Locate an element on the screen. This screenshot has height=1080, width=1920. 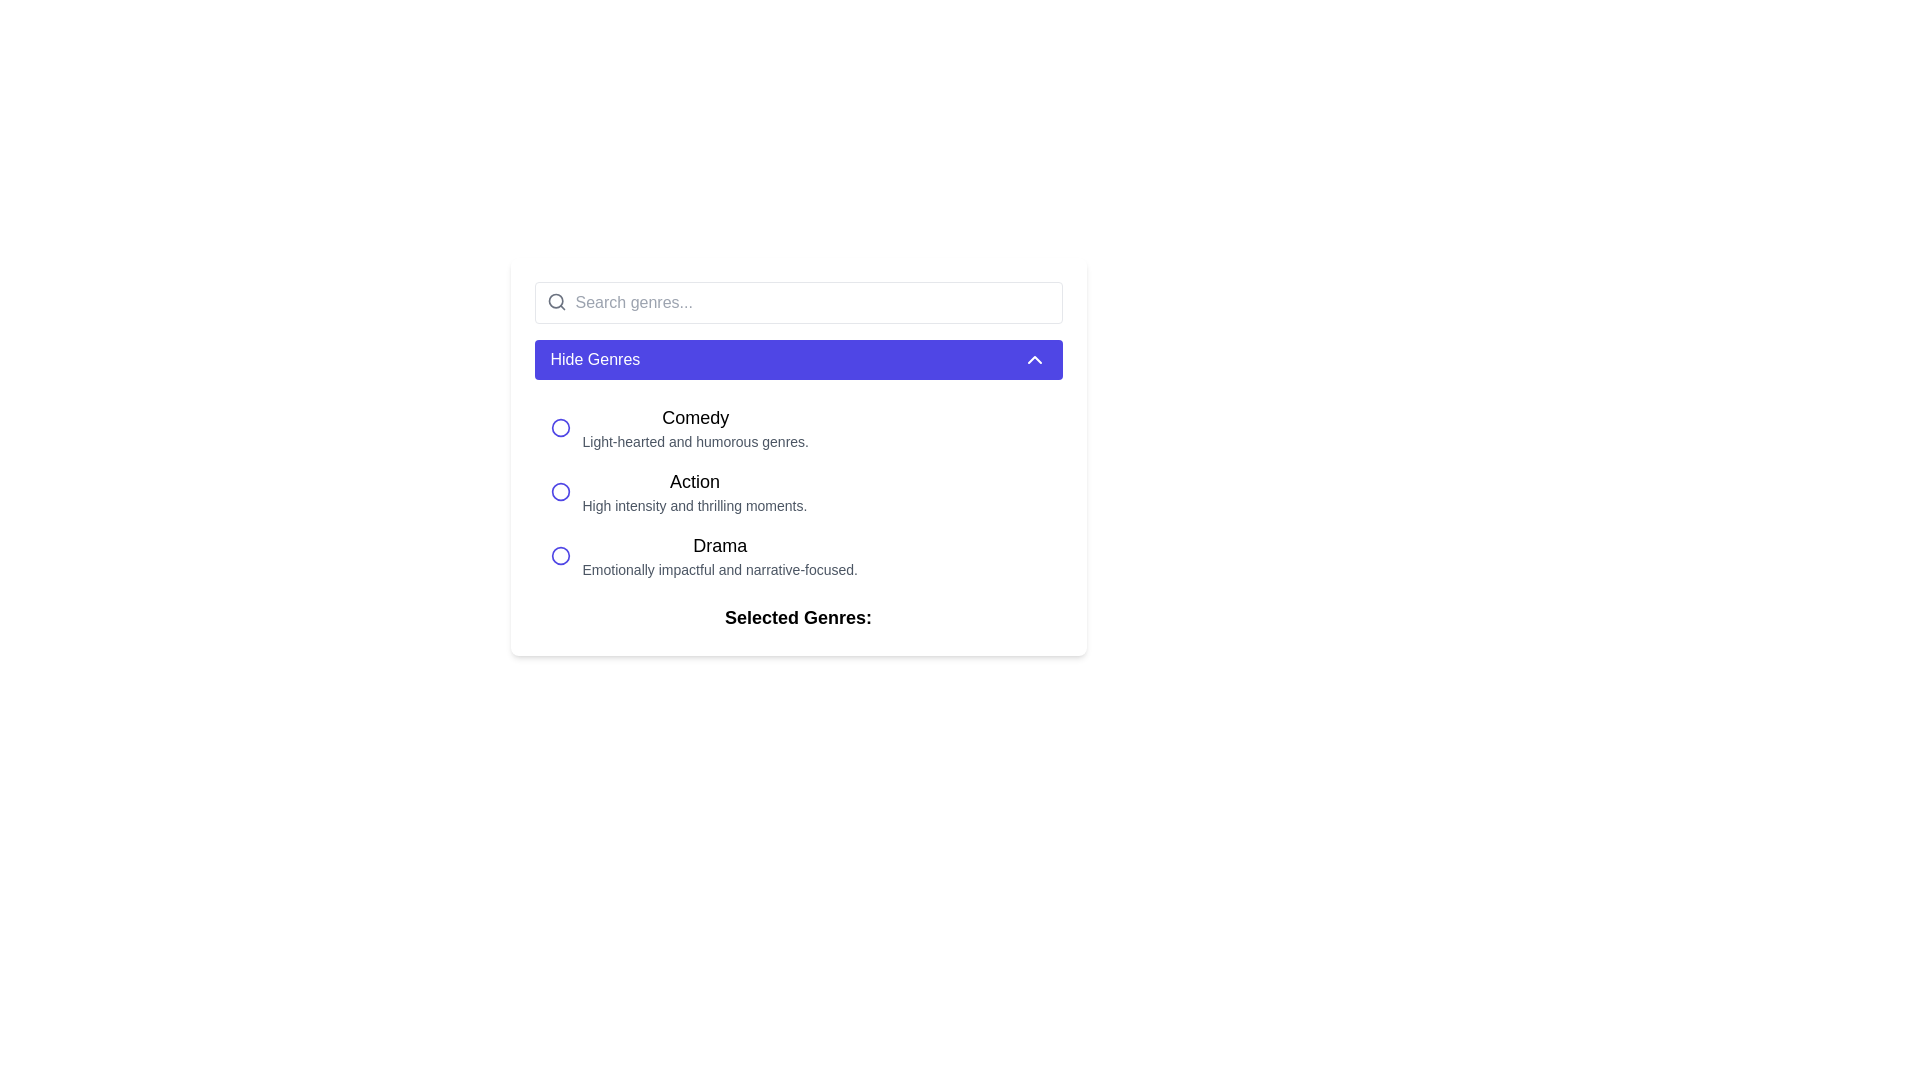
the selectable list item labeled 'Drama Emotionally impactful and narrative-focused.' is located at coordinates (797, 555).